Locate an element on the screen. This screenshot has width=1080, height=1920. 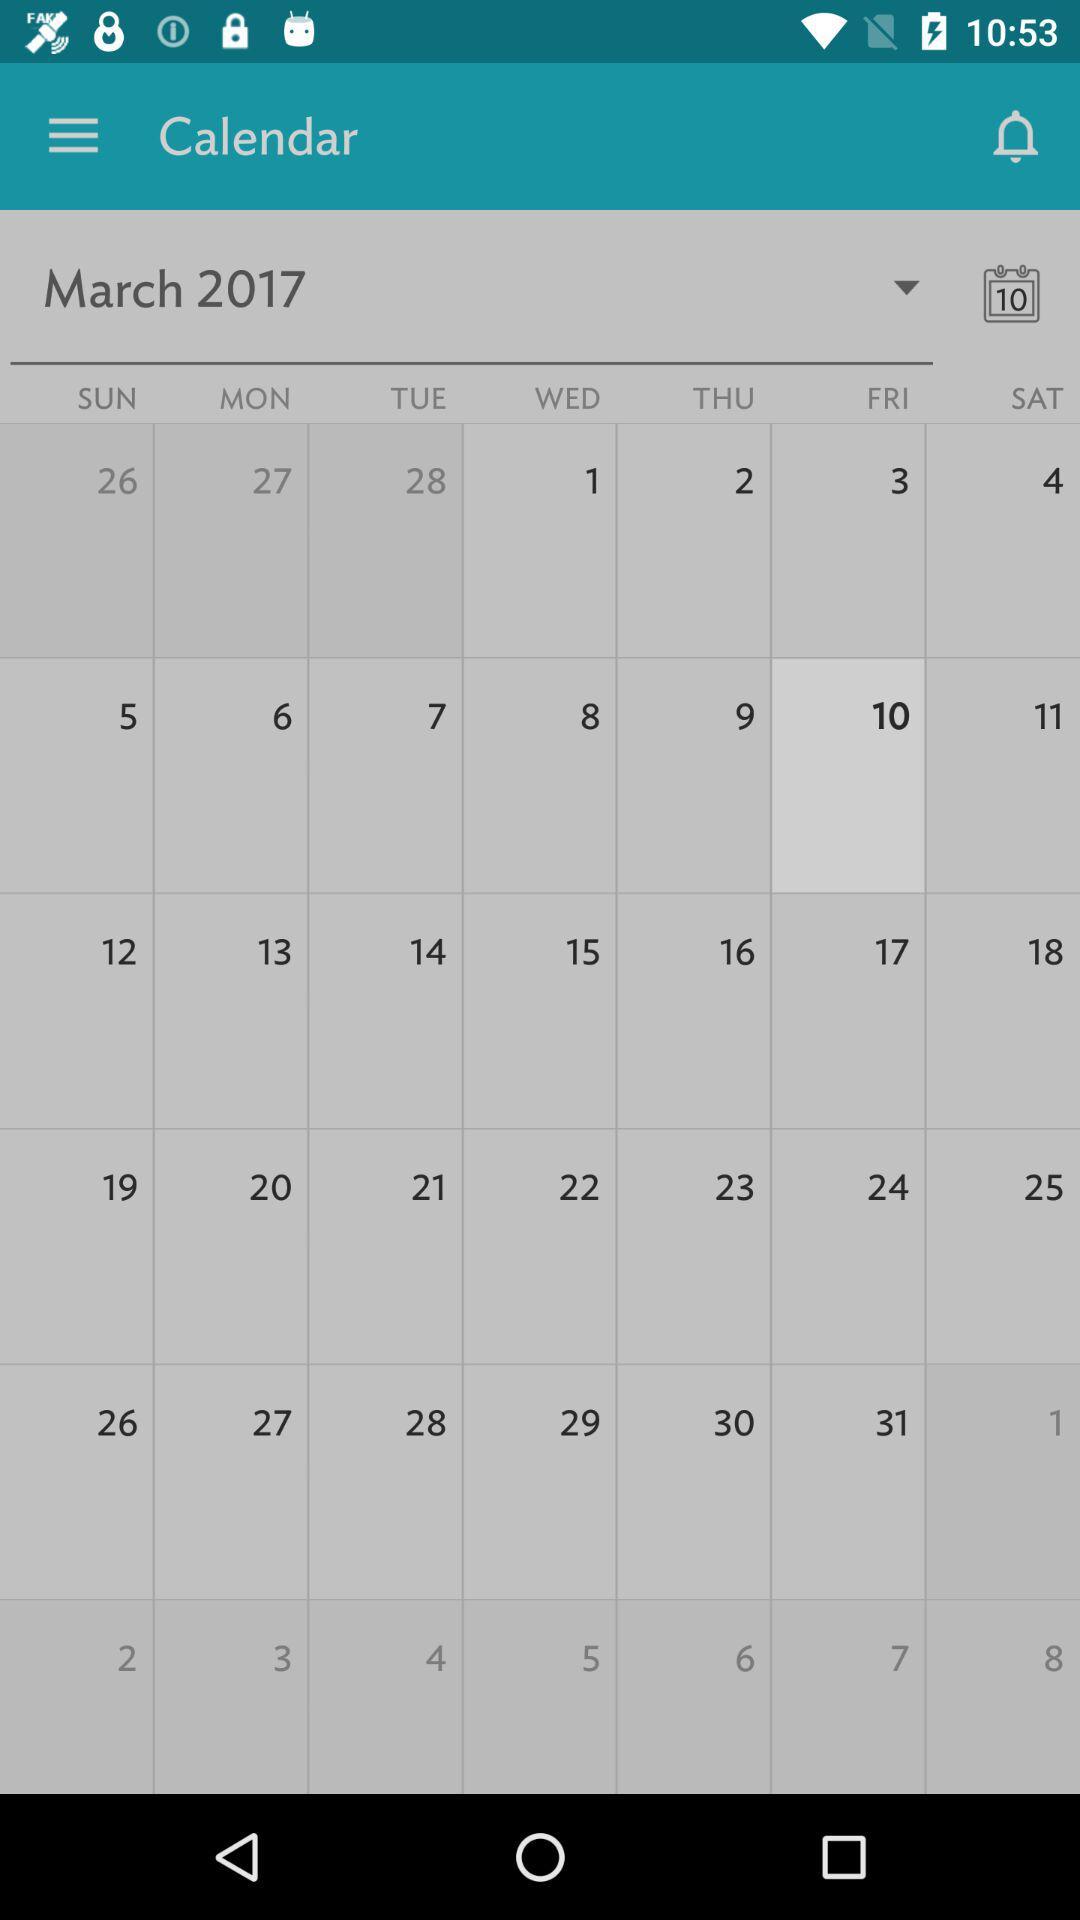
the date_range icon is located at coordinates (1011, 292).